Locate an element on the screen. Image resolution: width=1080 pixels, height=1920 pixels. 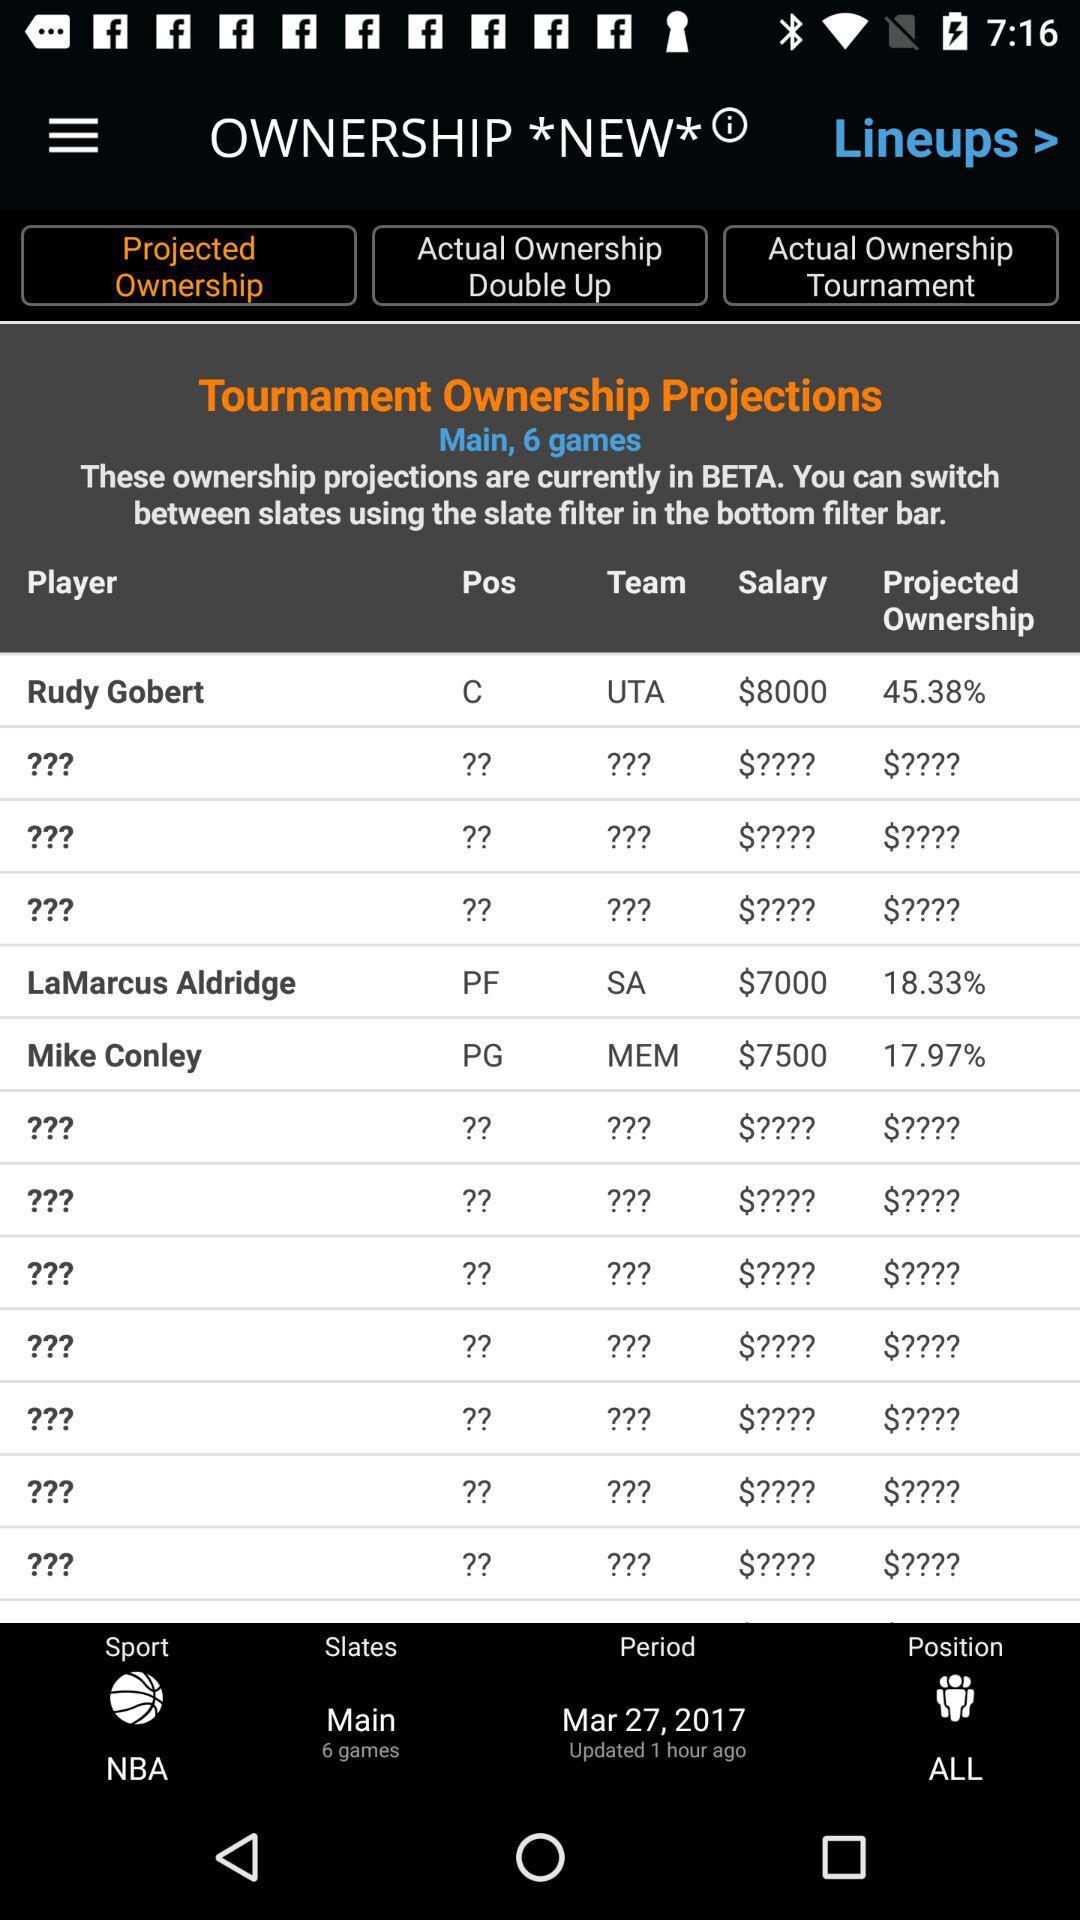
icon next to the pg is located at coordinates (658, 1053).